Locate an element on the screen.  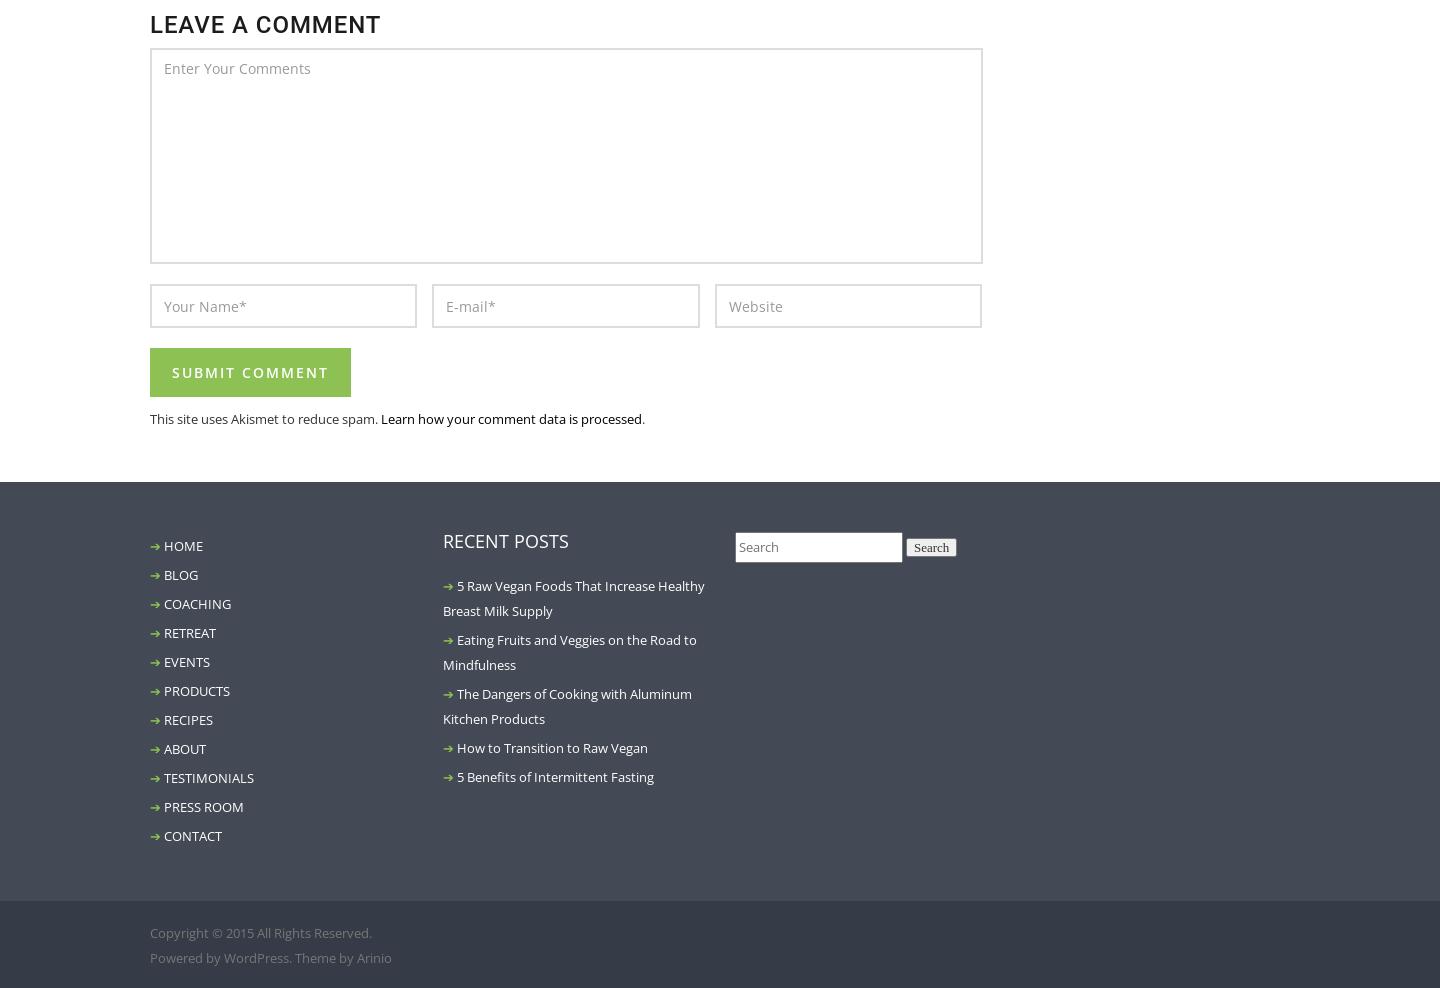
'Copyright © 2015 All Rights Reserved.' is located at coordinates (149, 932).